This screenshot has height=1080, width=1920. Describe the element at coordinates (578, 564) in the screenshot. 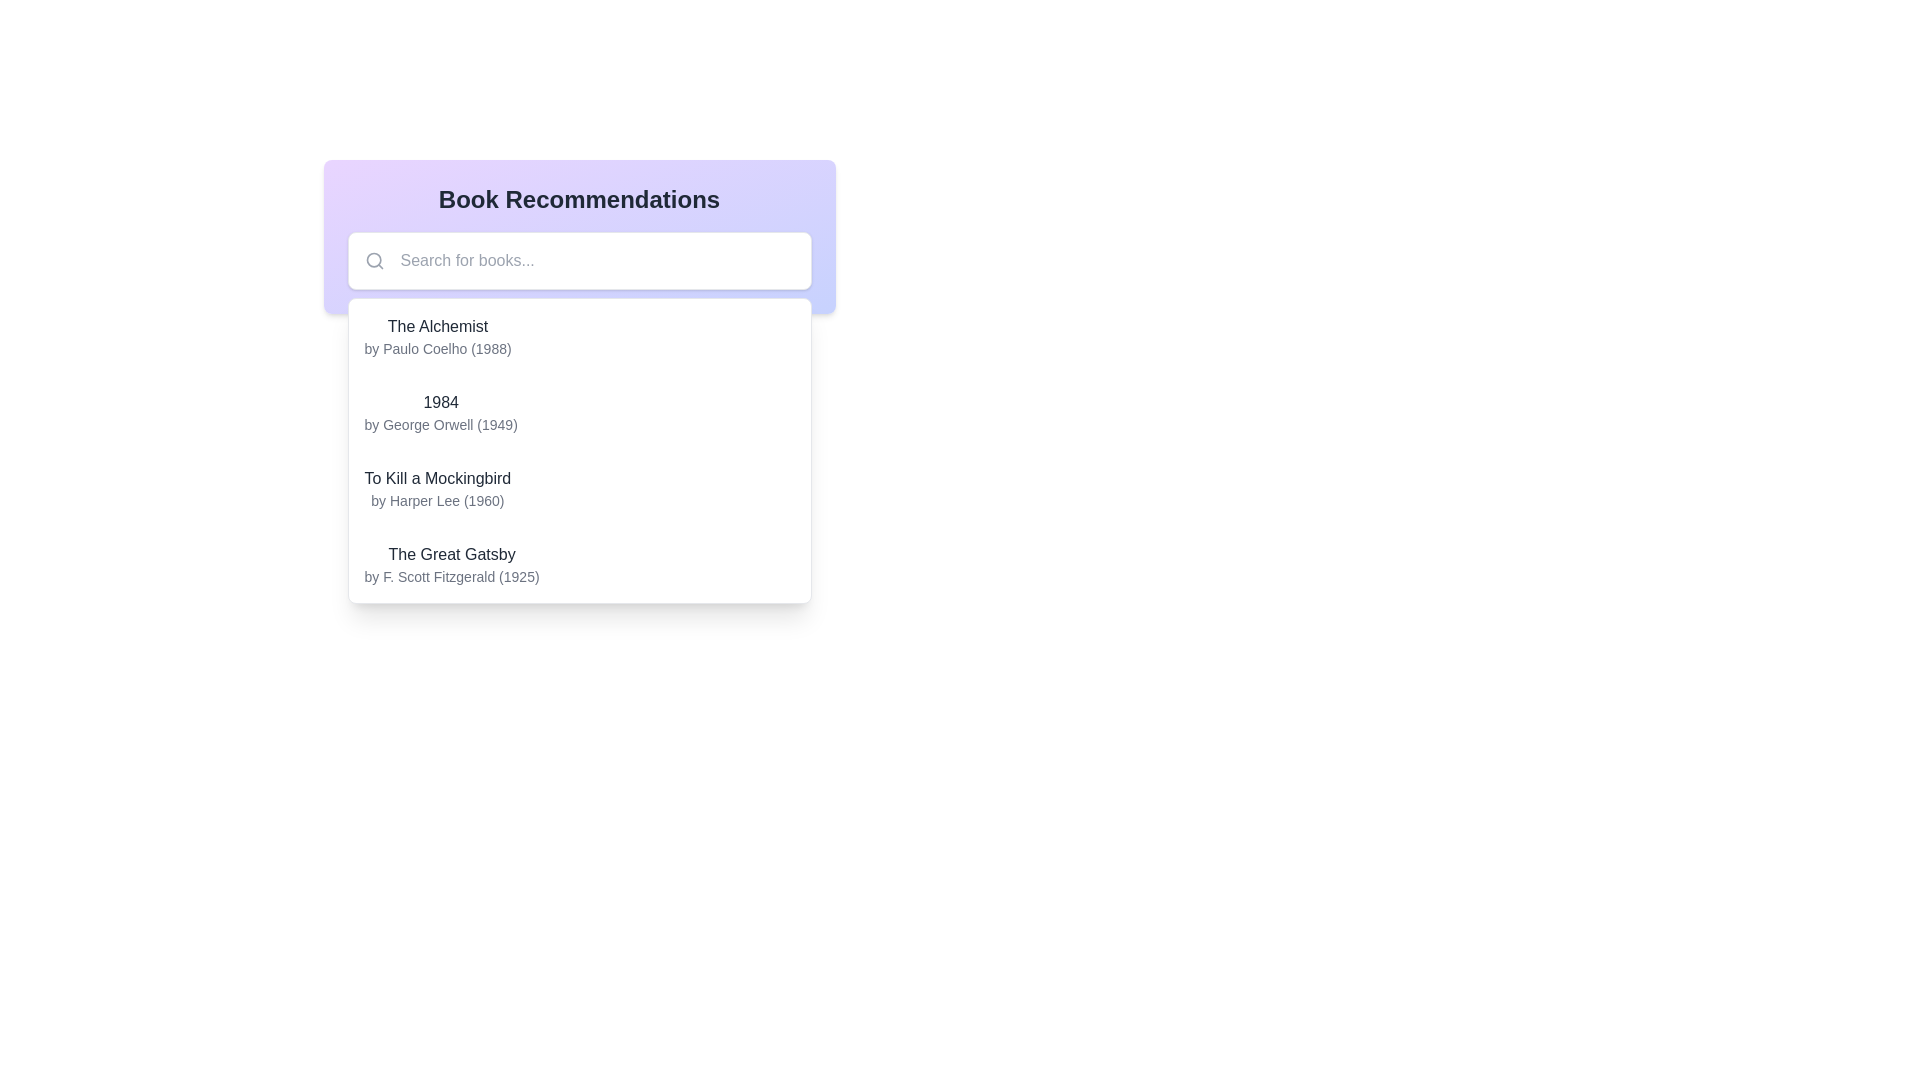

I see `the clickable list item displaying a book recommendation, positioned as the fourth item in a vertical list below 'To Kill a Mockingbird by Harper Lee (1960)'` at that location.